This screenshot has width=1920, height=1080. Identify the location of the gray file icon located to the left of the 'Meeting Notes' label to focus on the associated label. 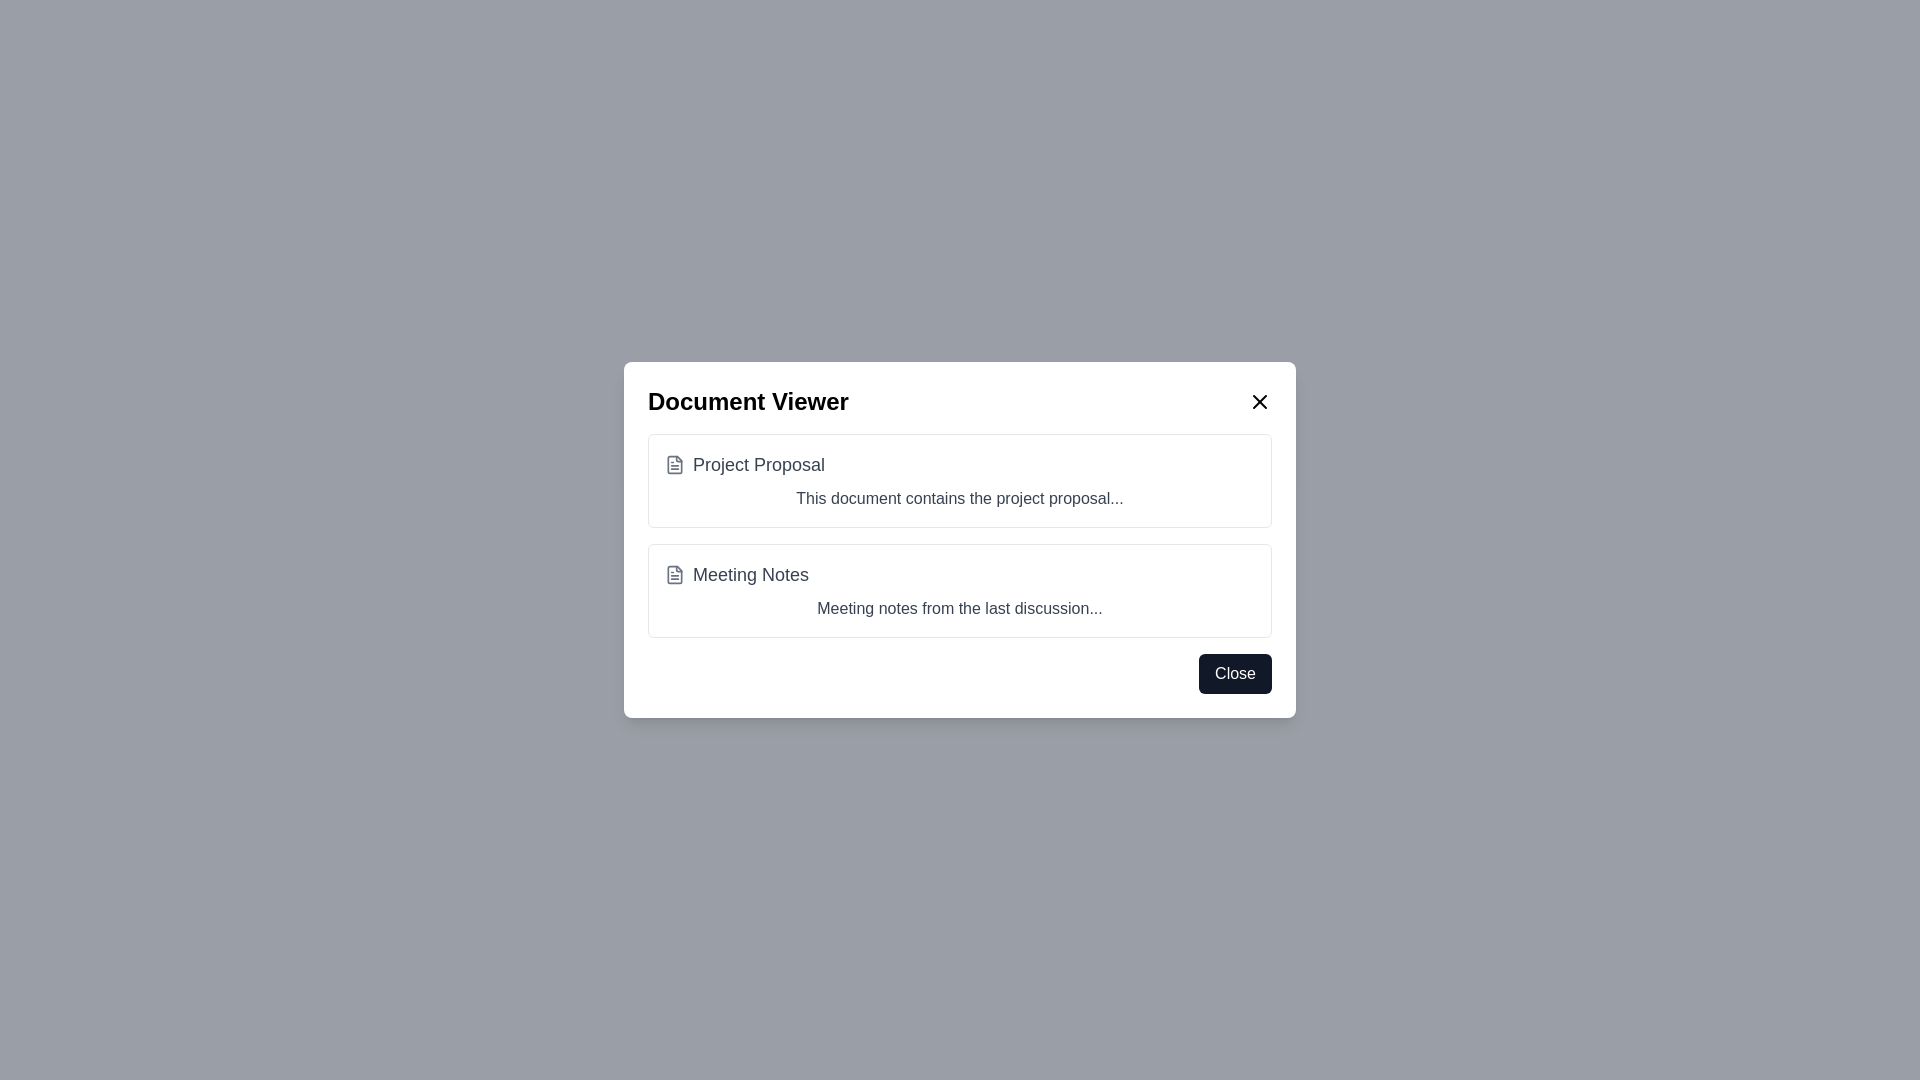
(675, 574).